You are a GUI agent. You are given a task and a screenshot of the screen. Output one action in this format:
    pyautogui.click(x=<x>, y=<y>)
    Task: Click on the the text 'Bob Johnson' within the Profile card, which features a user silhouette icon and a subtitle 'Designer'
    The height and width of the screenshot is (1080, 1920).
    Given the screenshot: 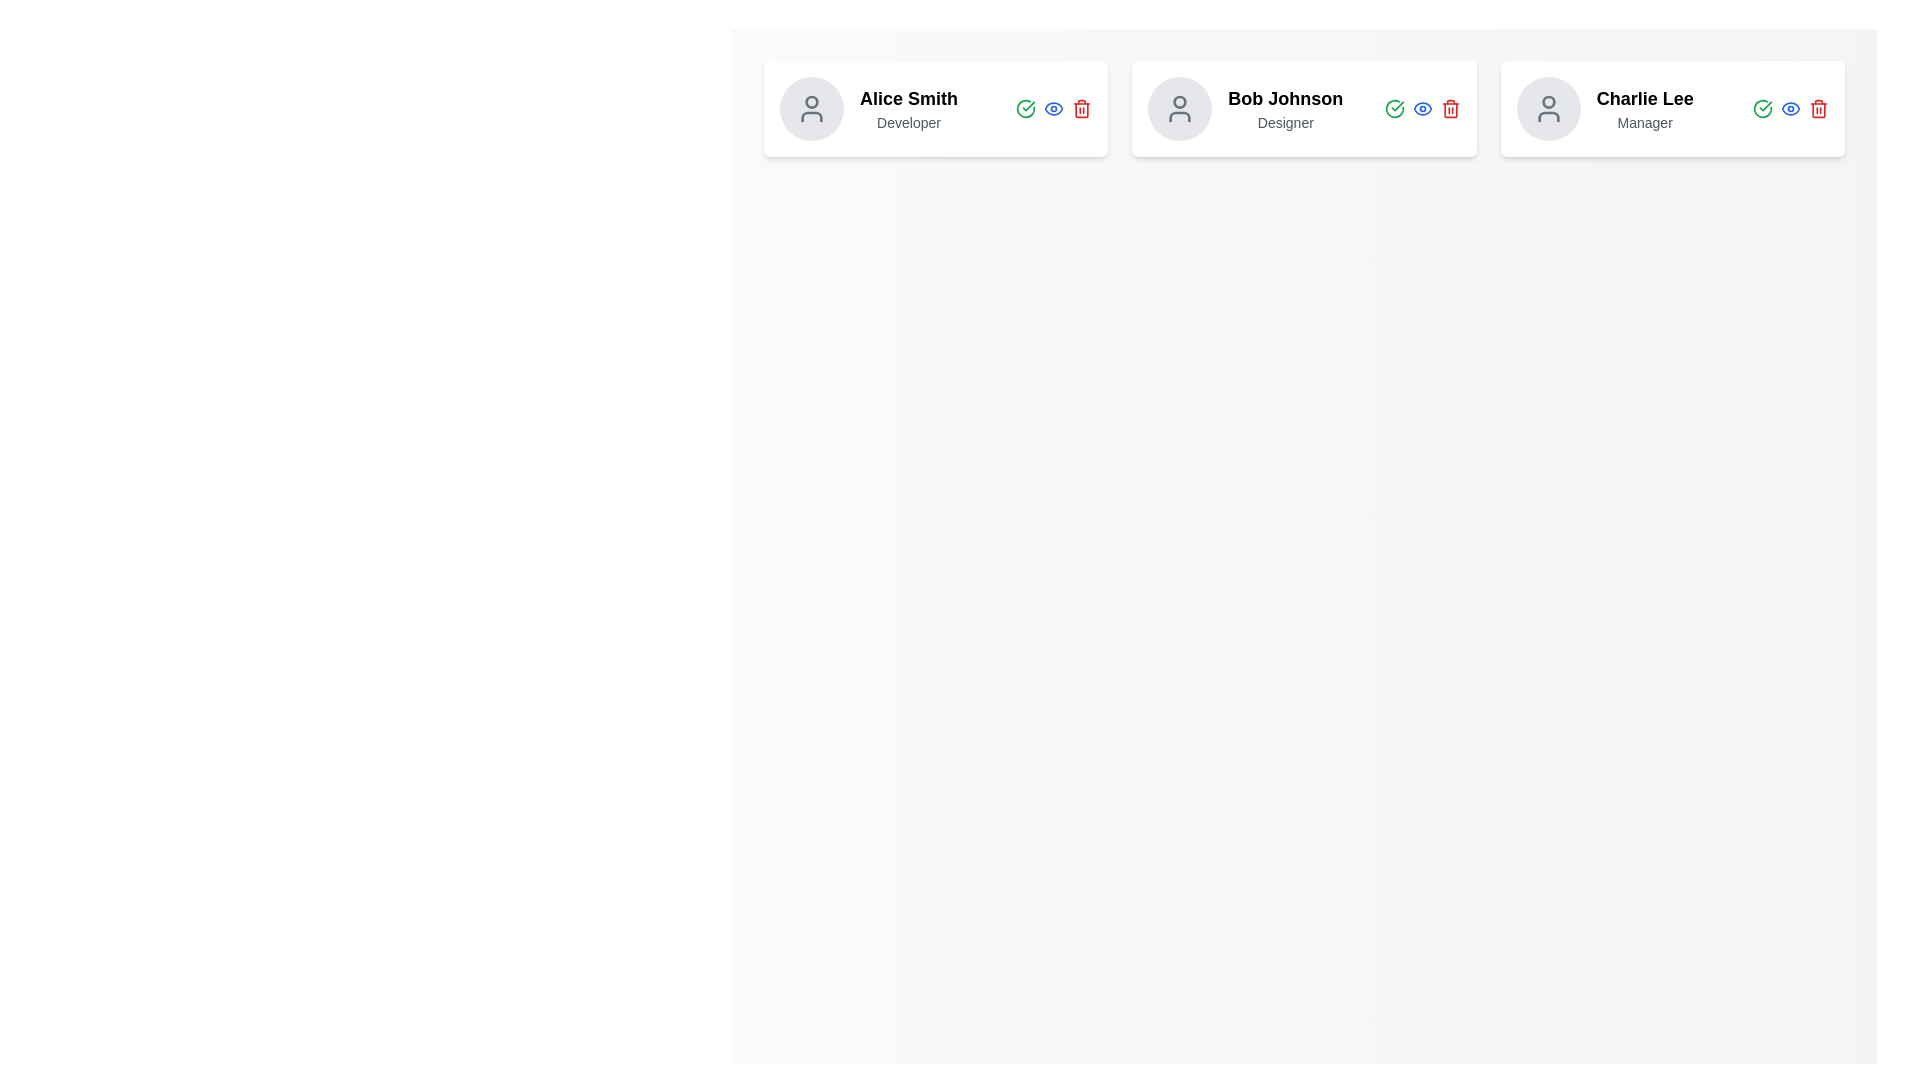 What is the action you would take?
    pyautogui.click(x=1244, y=108)
    